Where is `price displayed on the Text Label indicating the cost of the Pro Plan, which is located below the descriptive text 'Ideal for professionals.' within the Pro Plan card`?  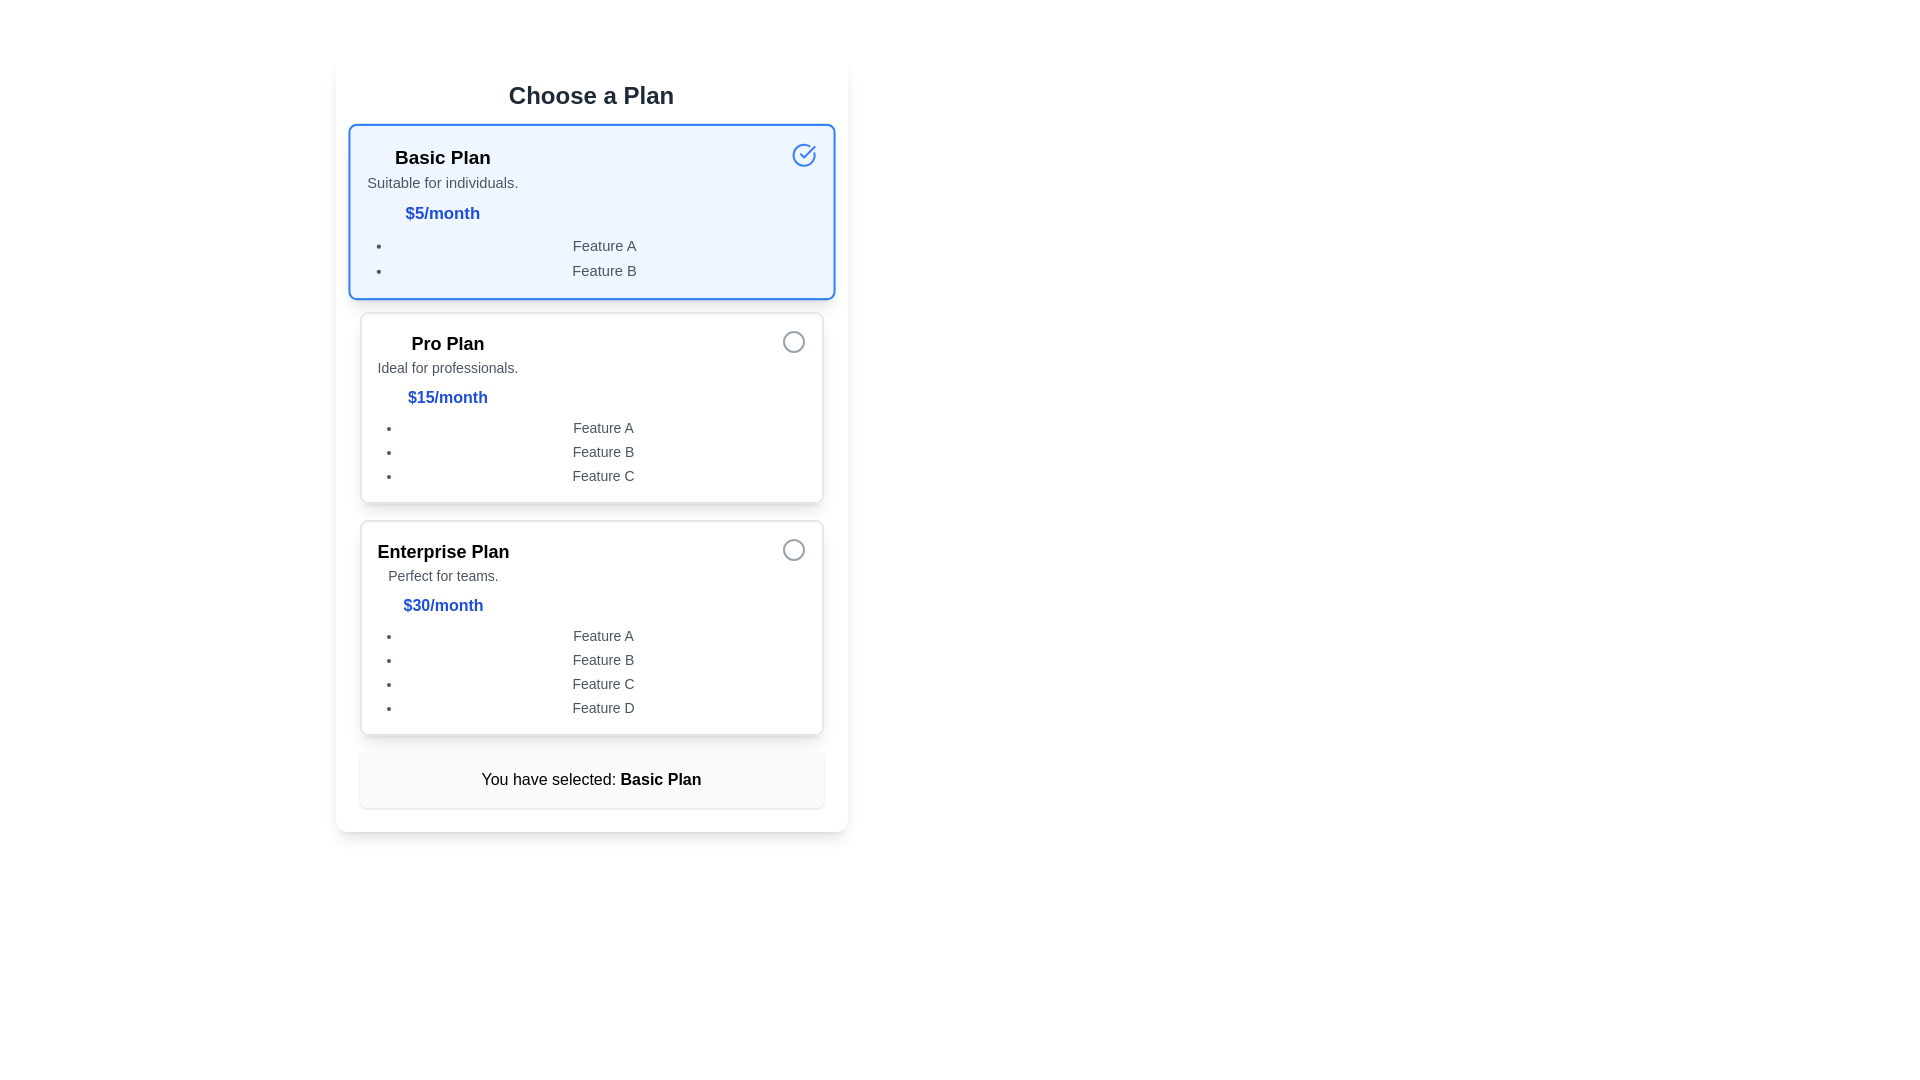 price displayed on the Text Label indicating the cost of the Pro Plan, which is located below the descriptive text 'Ideal for professionals.' within the Pro Plan card is located at coordinates (446, 397).